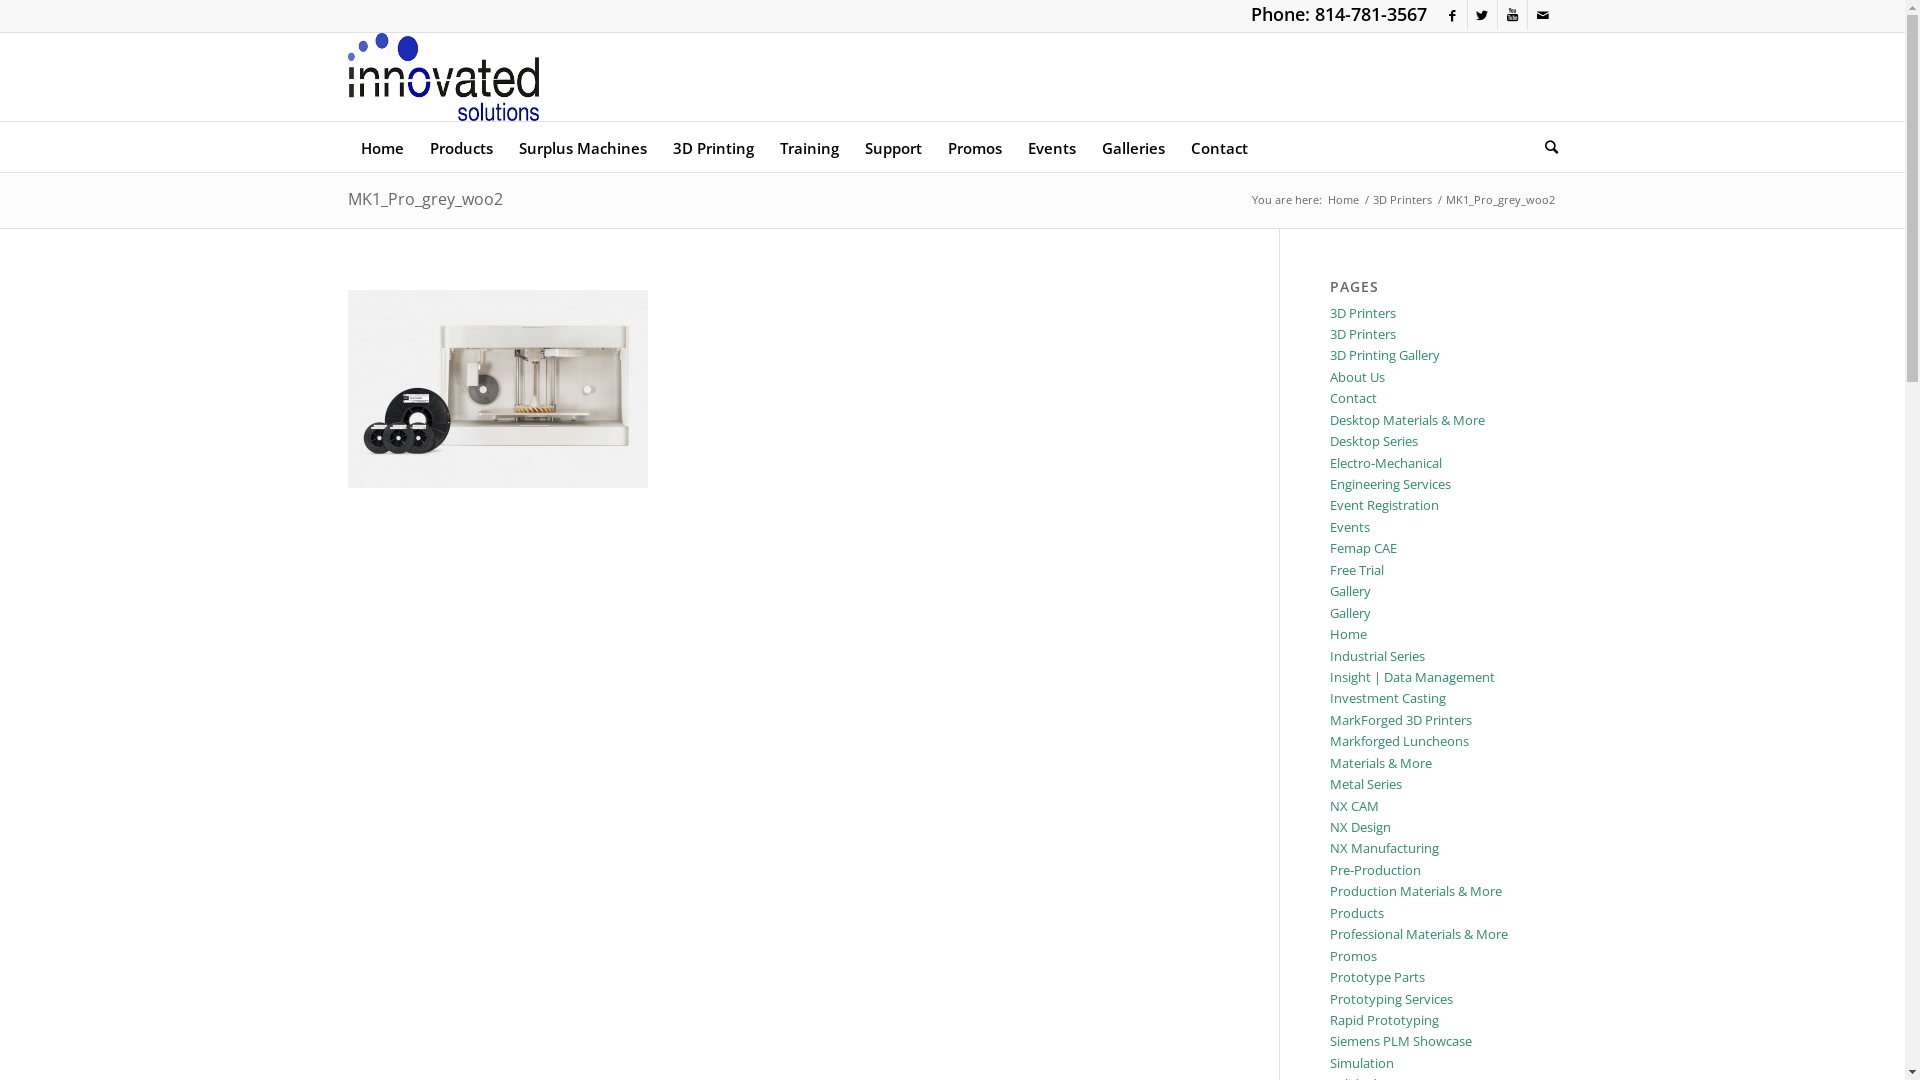 Image resolution: width=1920 pixels, height=1080 pixels. I want to click on 'Free Trial', so click(1357, 570).